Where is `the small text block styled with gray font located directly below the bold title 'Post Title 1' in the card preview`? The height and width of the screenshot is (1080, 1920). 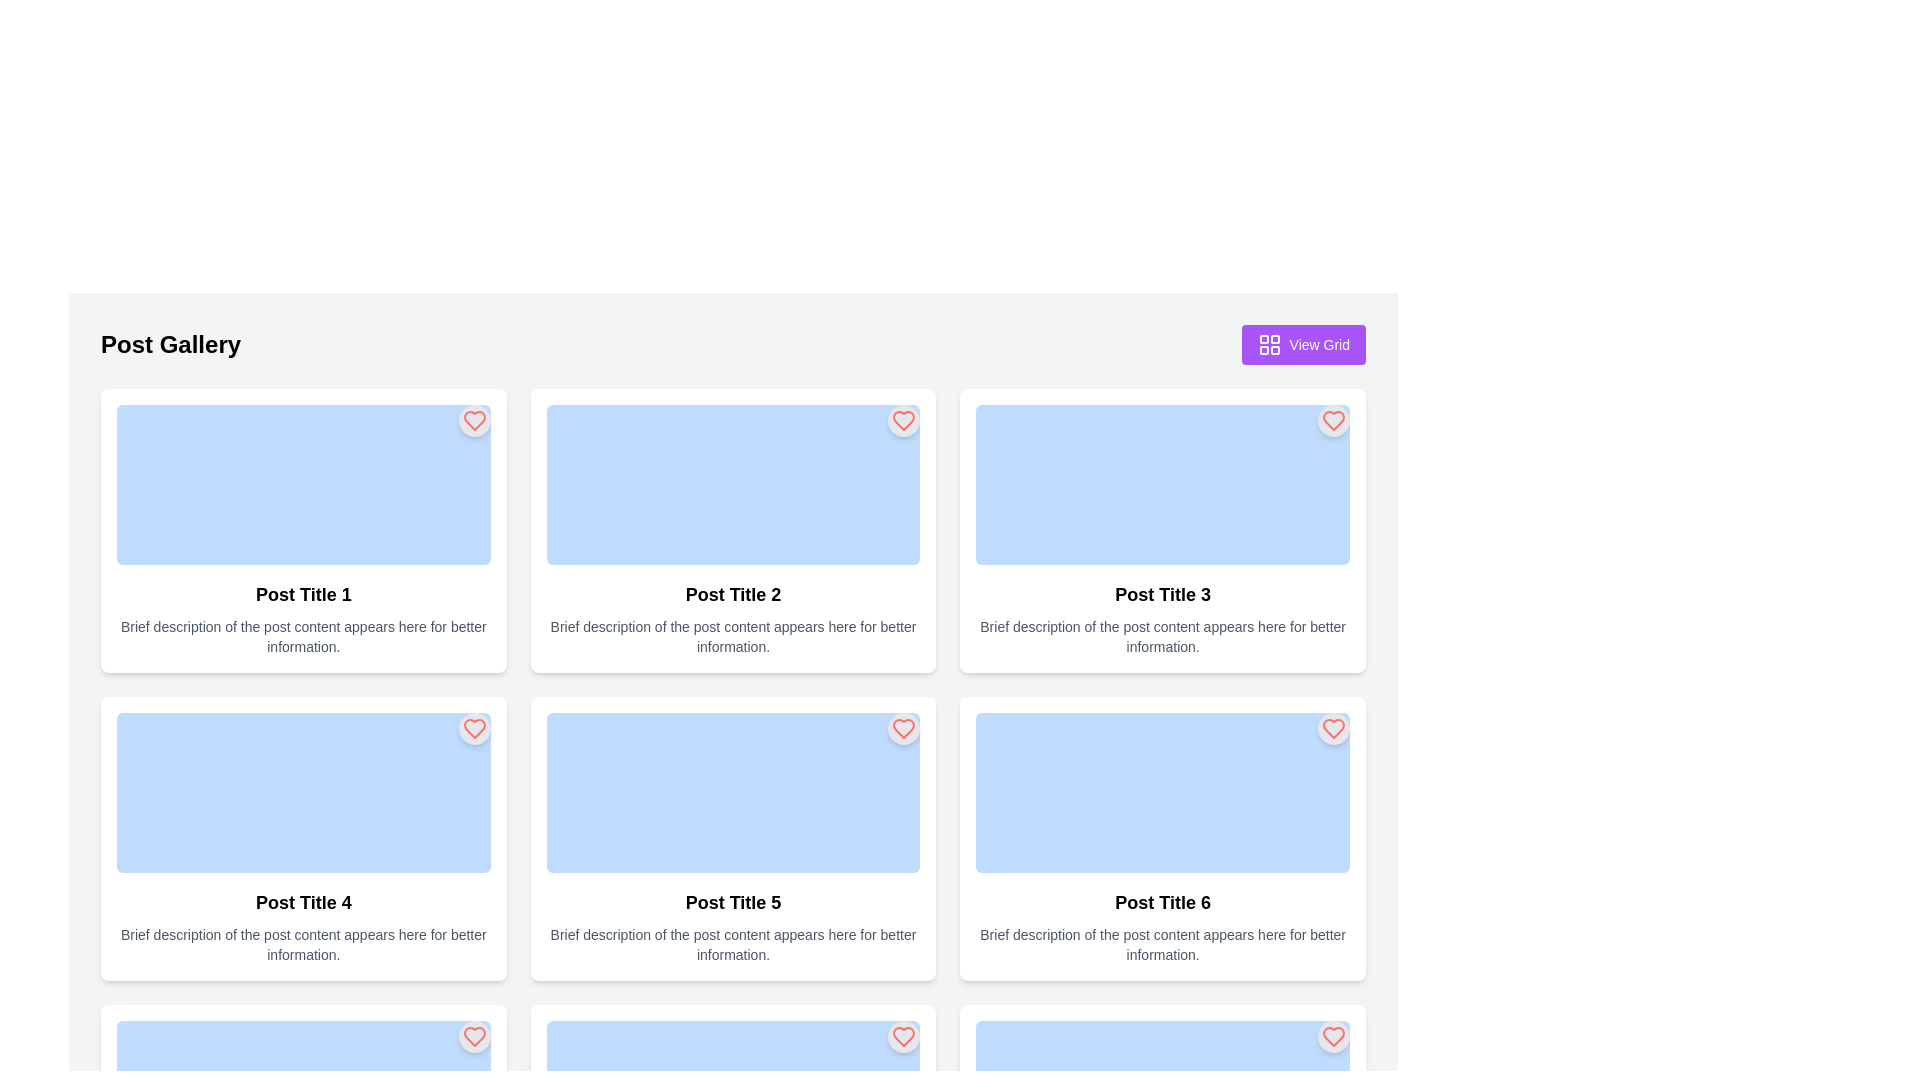
the small text block styled with gray font located directly below the bold title 'Post Title 1' in the card preview is located at coordinates (302, 636).